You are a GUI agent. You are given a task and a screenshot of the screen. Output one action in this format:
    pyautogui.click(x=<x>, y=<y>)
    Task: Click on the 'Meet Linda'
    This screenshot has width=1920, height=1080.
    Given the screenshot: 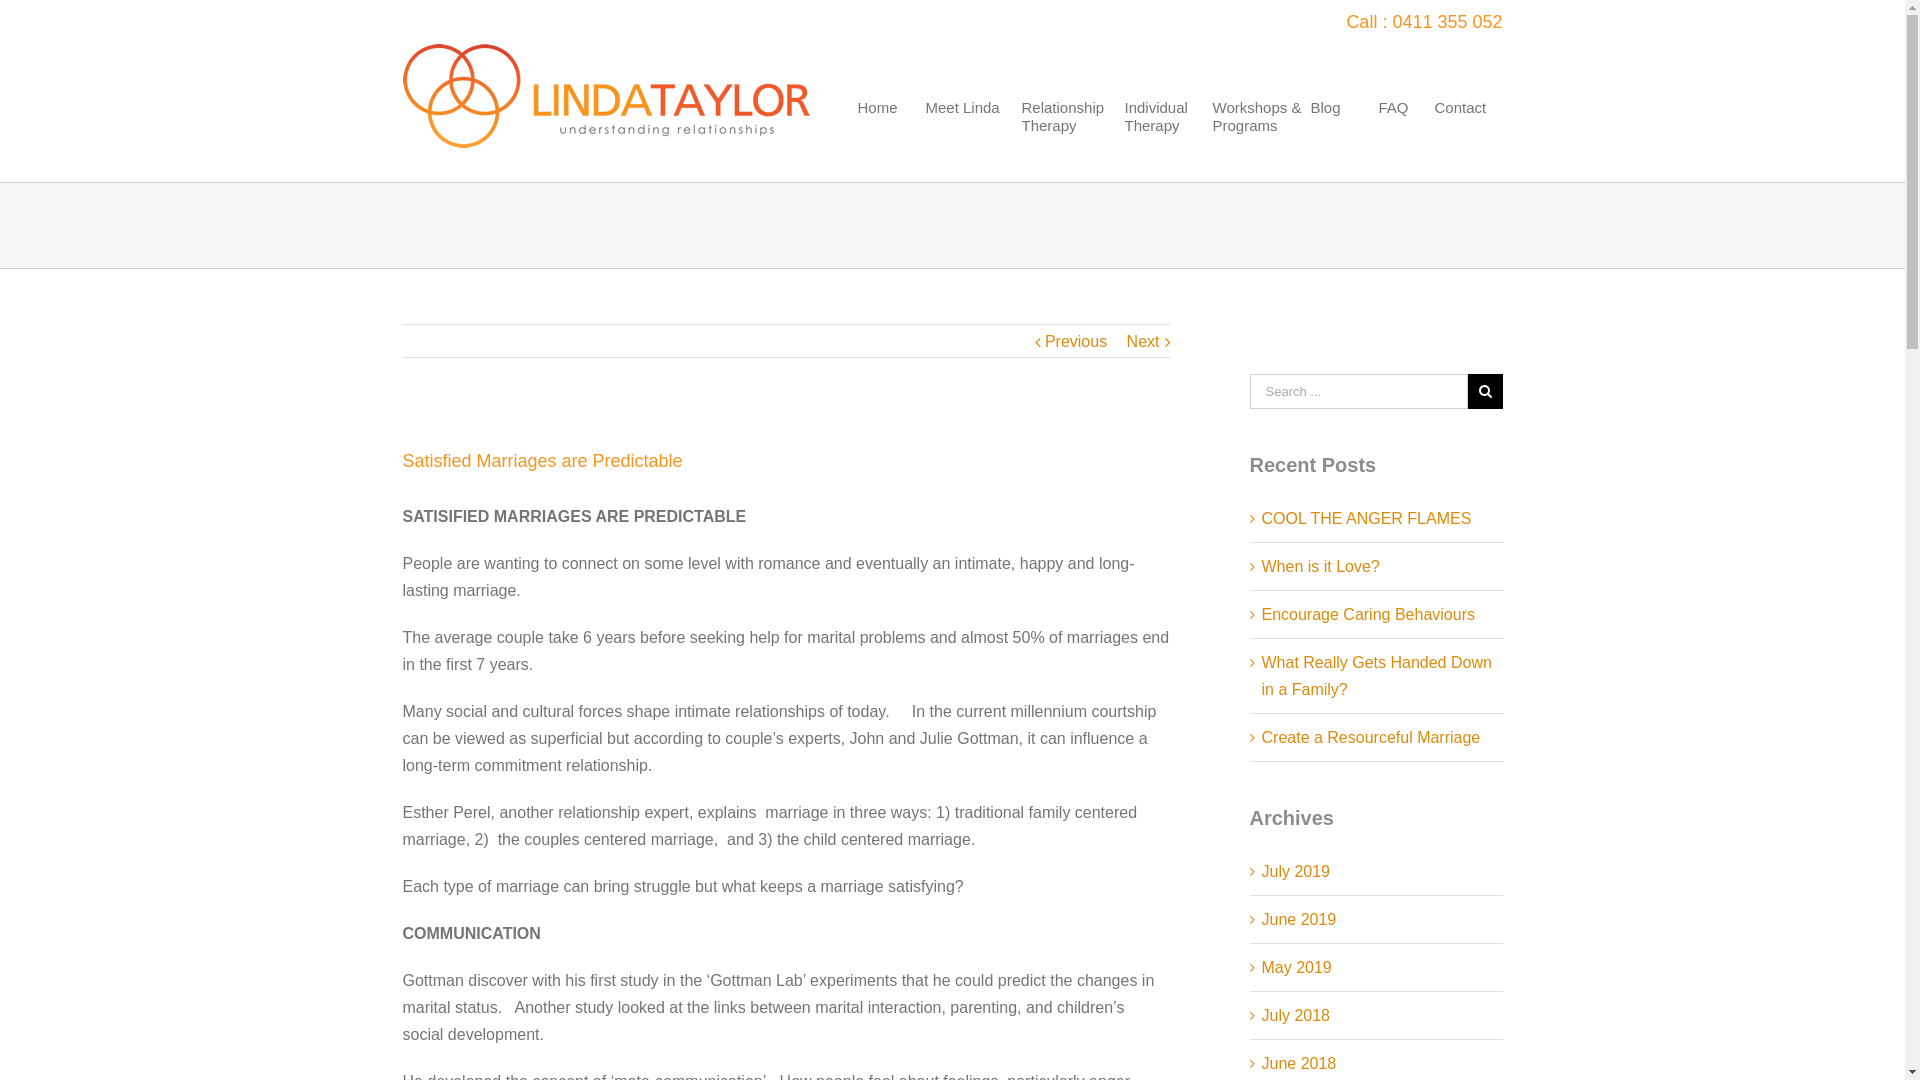 What is the action you would take?
    pyautogui.click(x=969, y=139)
    